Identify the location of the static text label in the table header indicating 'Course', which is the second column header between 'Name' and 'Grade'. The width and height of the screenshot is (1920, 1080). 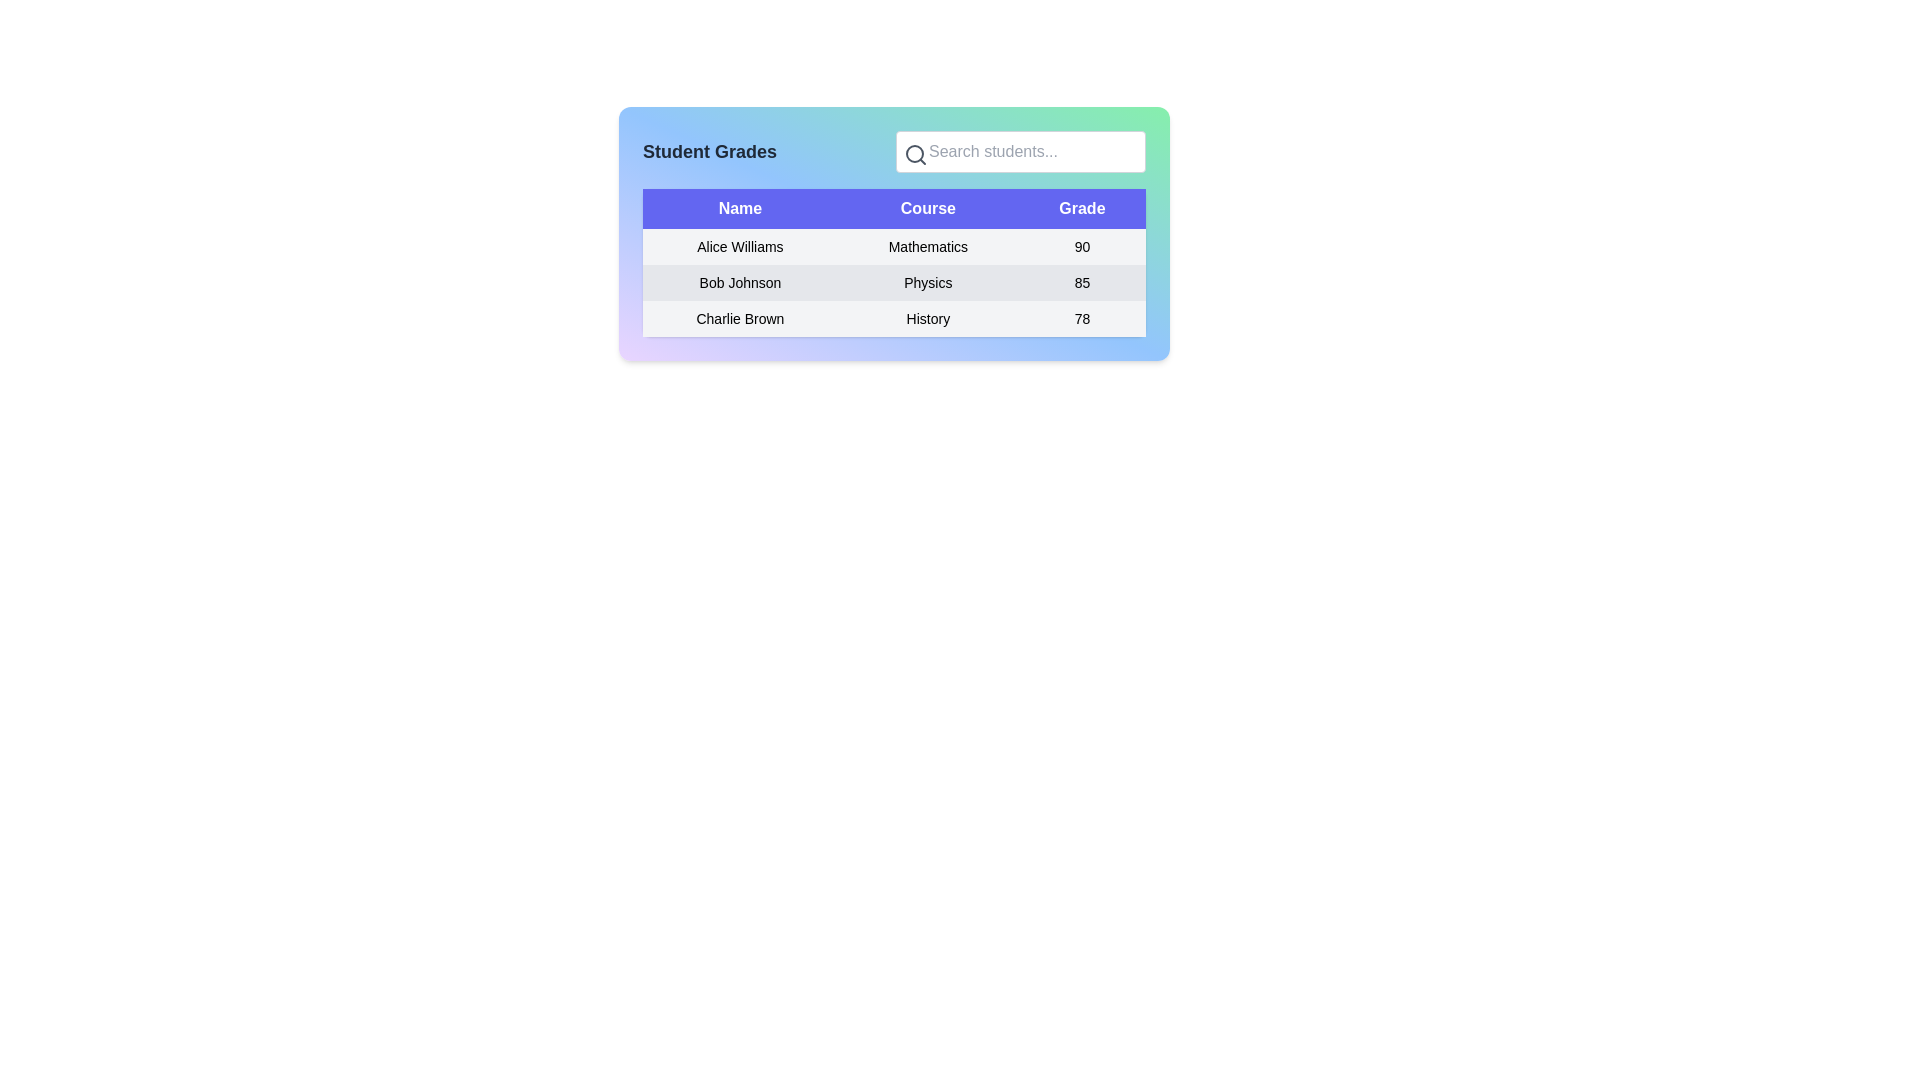
(927, 208).